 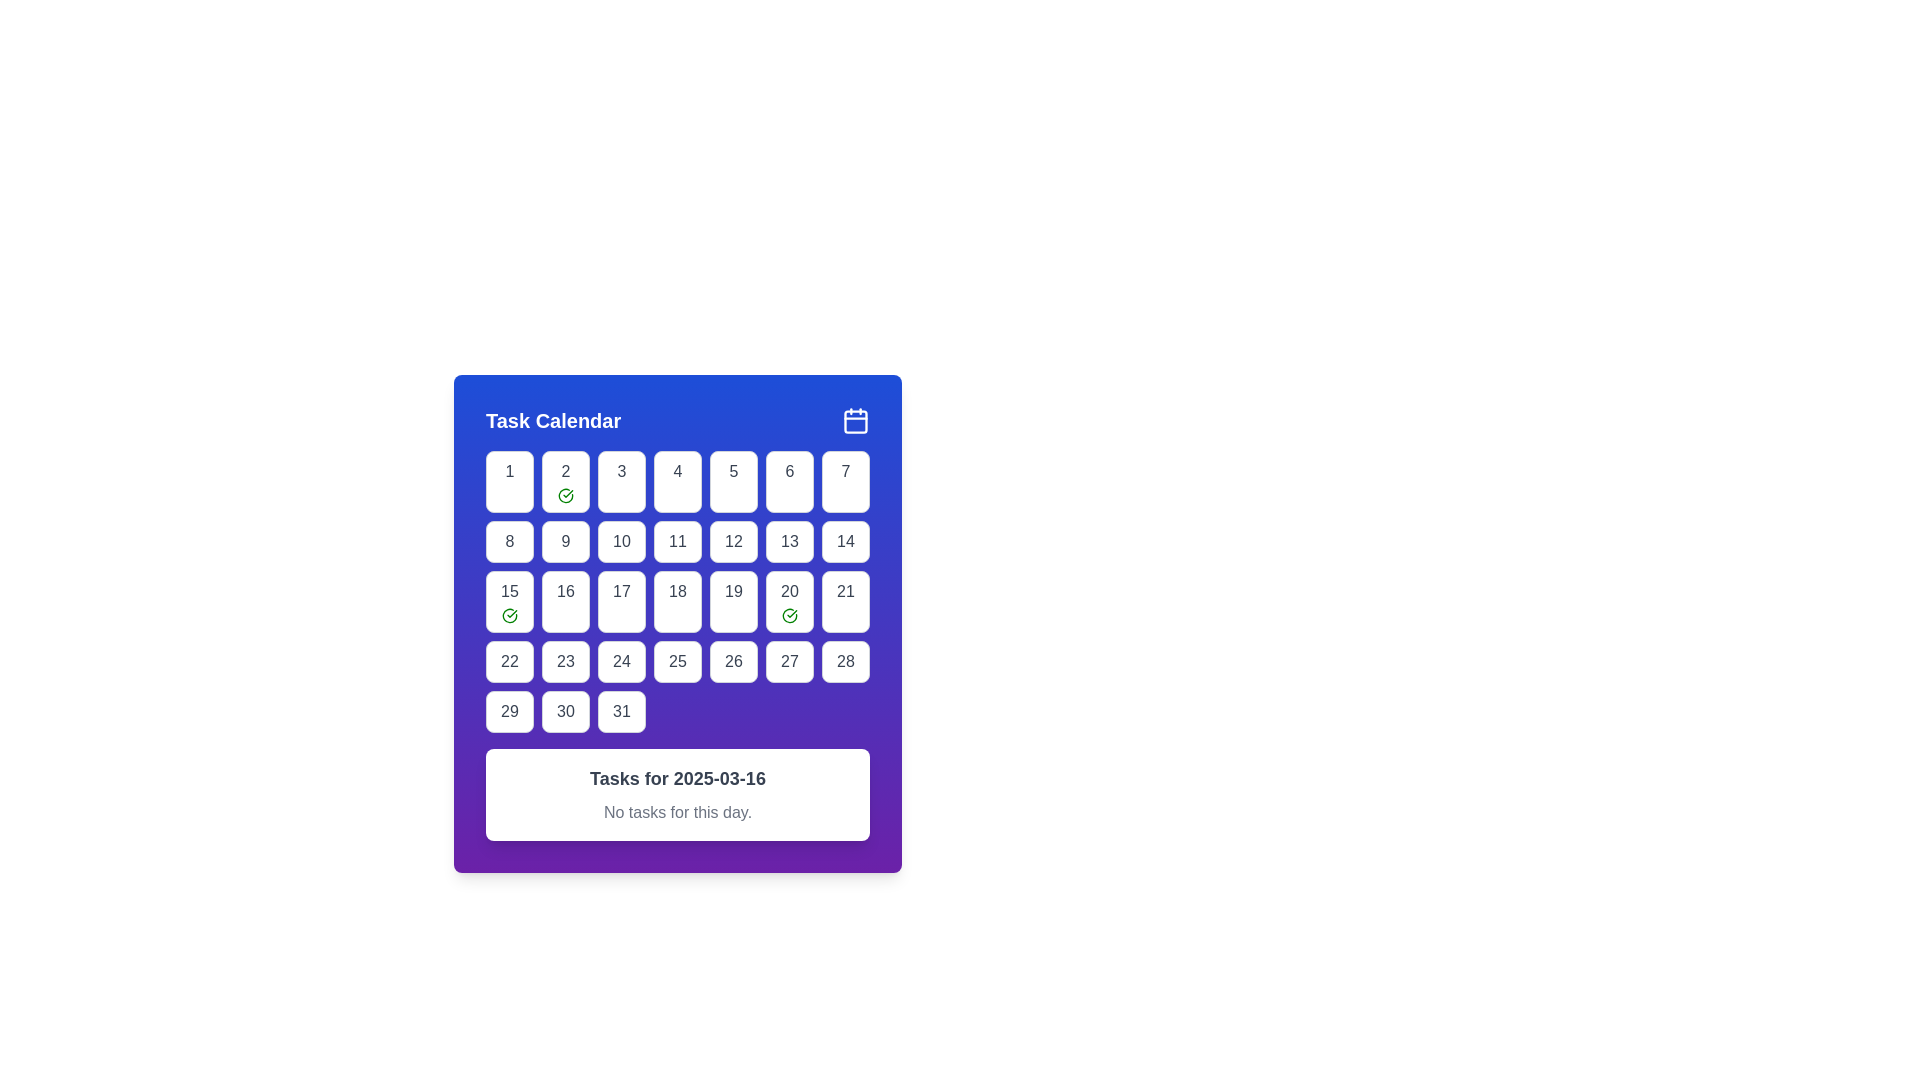 I want to click on the static text indicating the seventh day of the month in the calendar, which is positioned in the upper right corner of the blue-themed widget, so click(x=845, y=471).